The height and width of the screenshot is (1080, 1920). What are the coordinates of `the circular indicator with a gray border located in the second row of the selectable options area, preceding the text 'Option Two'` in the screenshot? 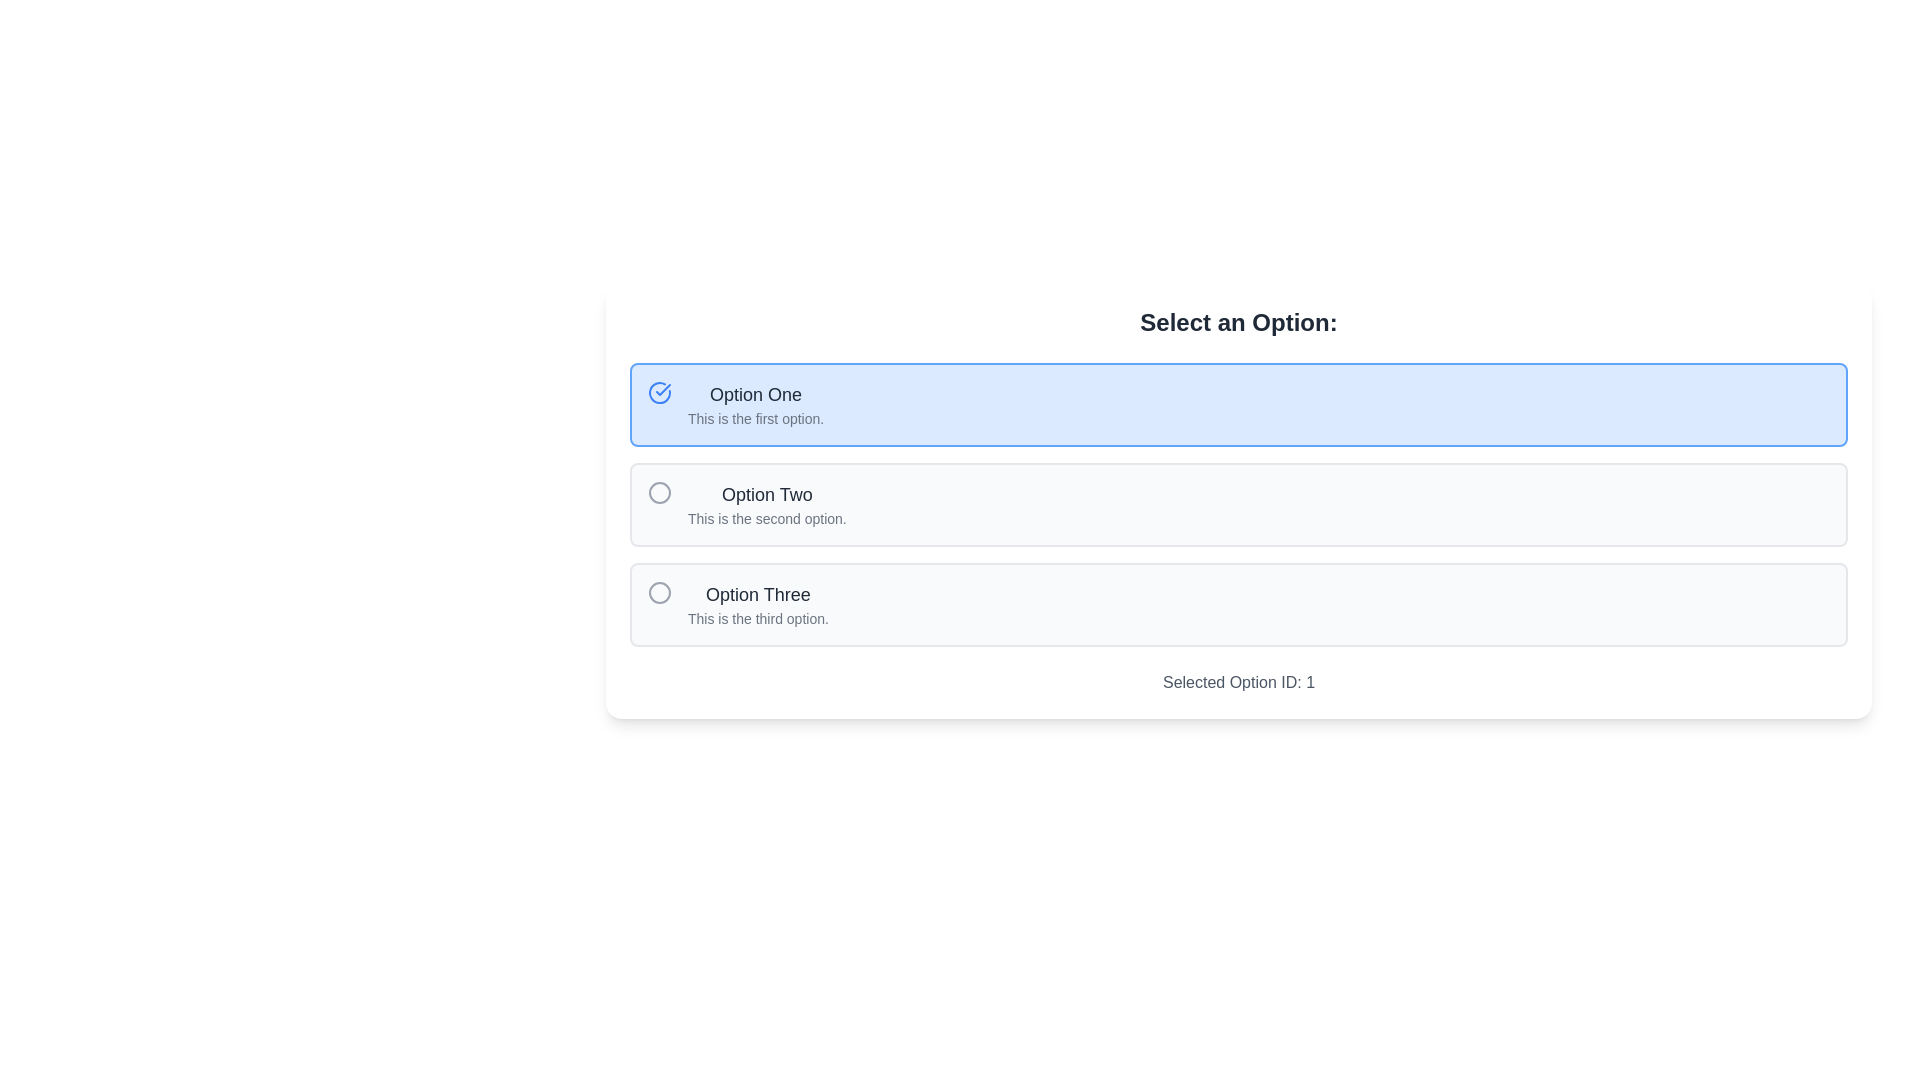 It's located at (660, 493).